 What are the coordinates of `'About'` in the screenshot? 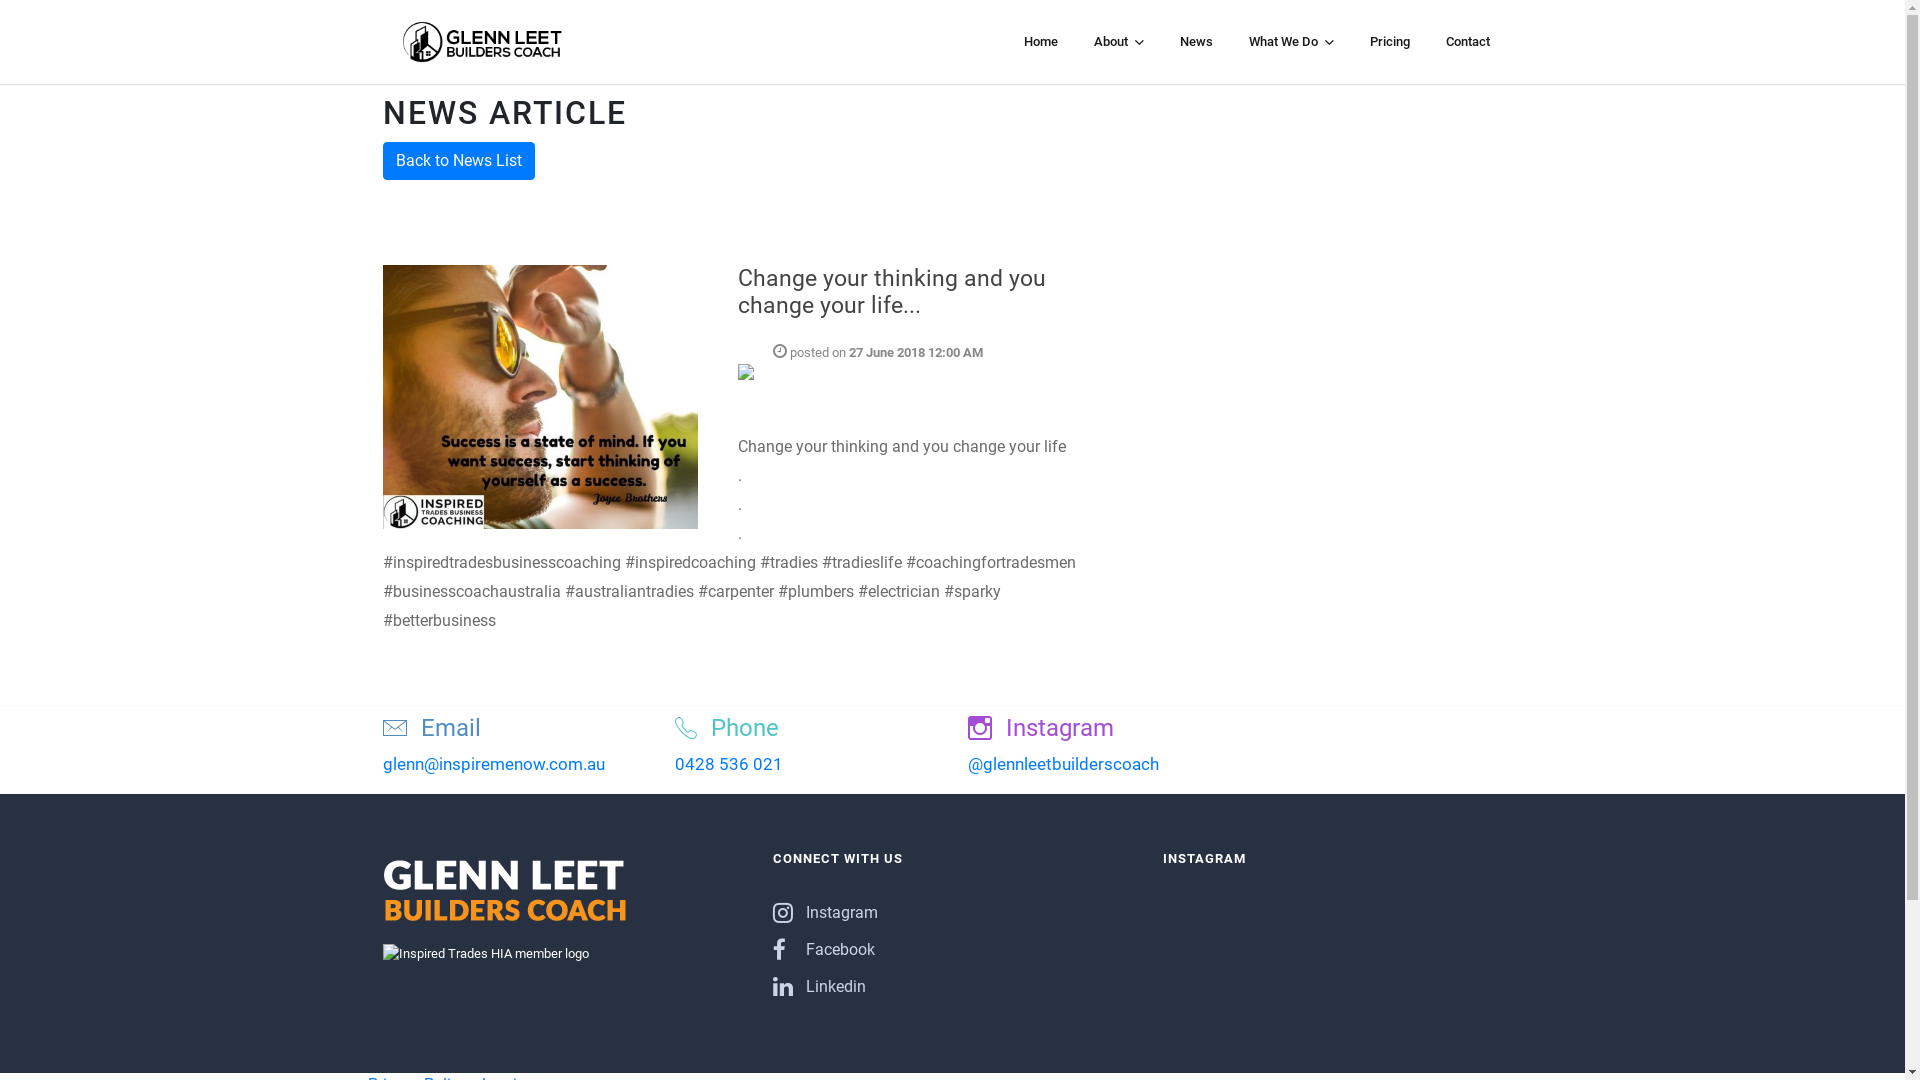 It's located at (1117, 42).